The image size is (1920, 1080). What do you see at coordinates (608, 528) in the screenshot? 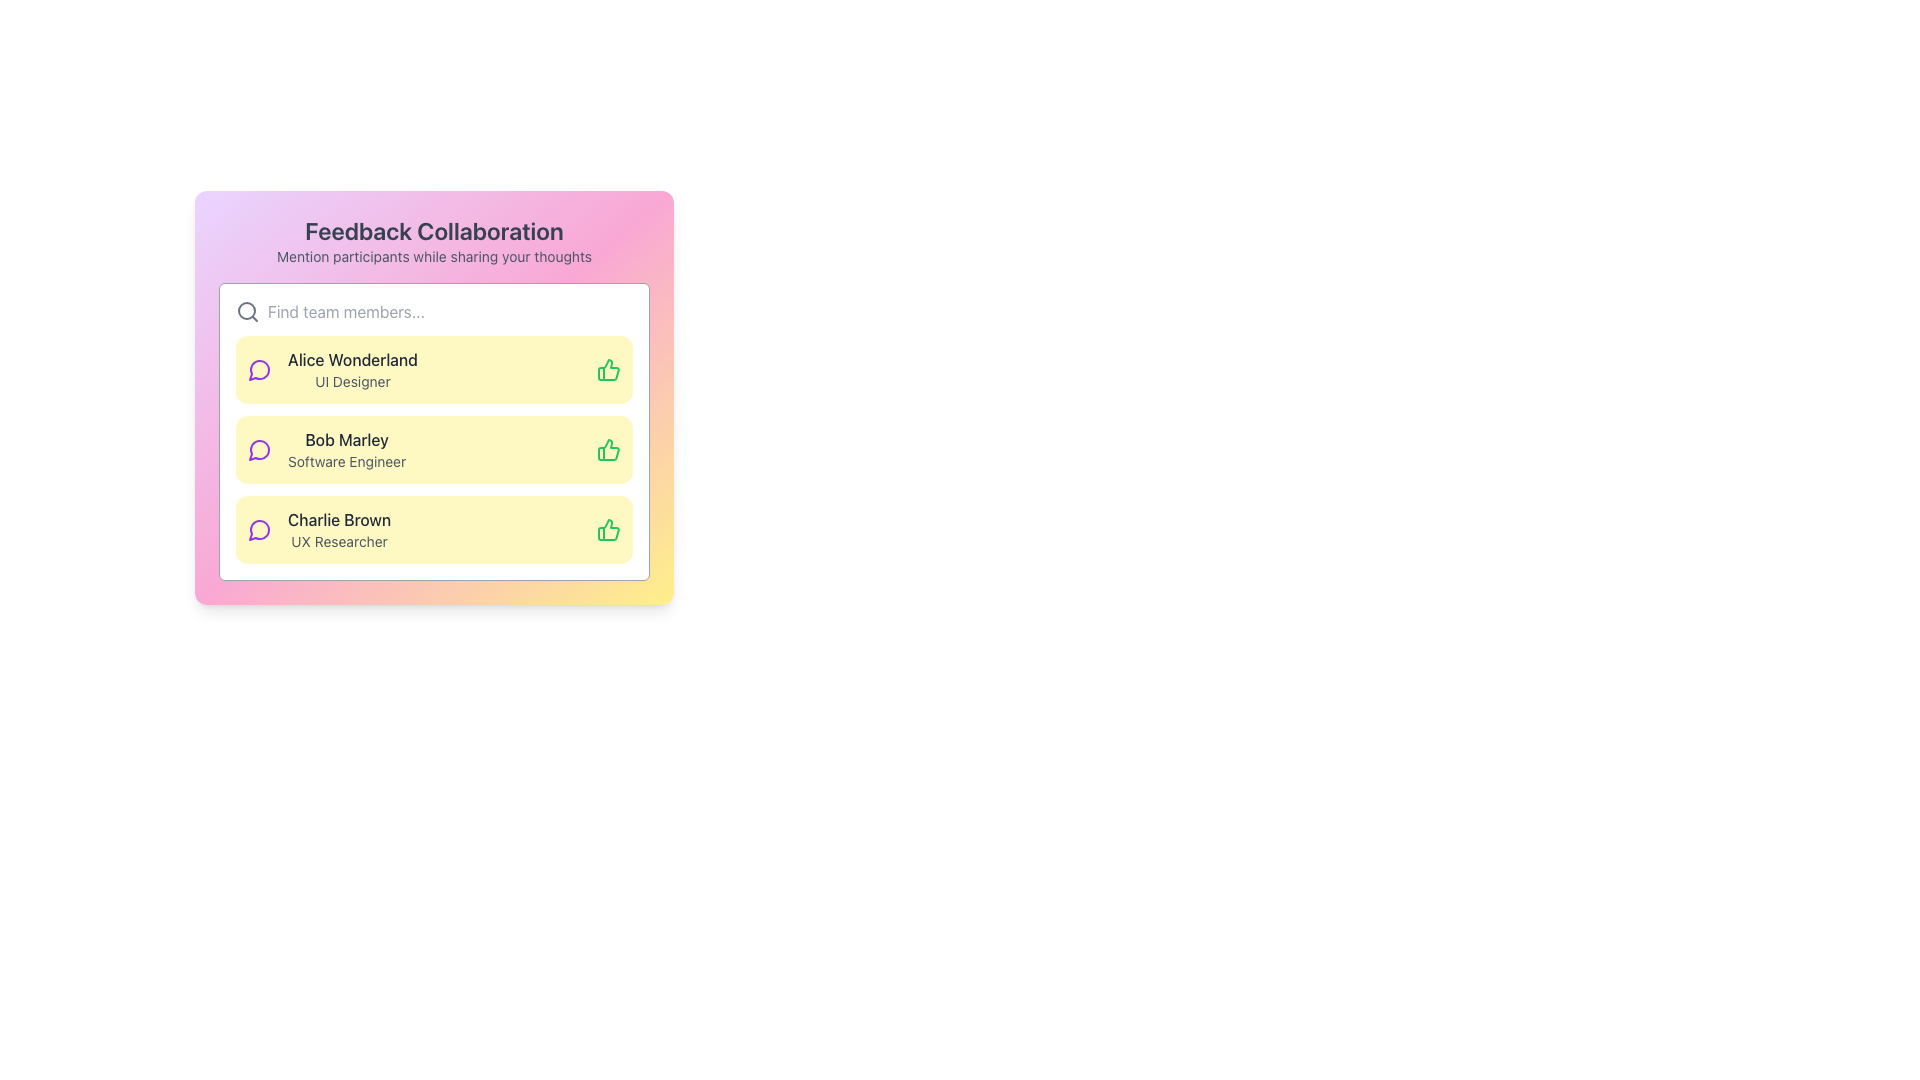
I see `the like icon located at the bottom right corner of Charlie Brown's profile card, next to 'UX Researcher', to express approval` at bounding box center [608, 528].